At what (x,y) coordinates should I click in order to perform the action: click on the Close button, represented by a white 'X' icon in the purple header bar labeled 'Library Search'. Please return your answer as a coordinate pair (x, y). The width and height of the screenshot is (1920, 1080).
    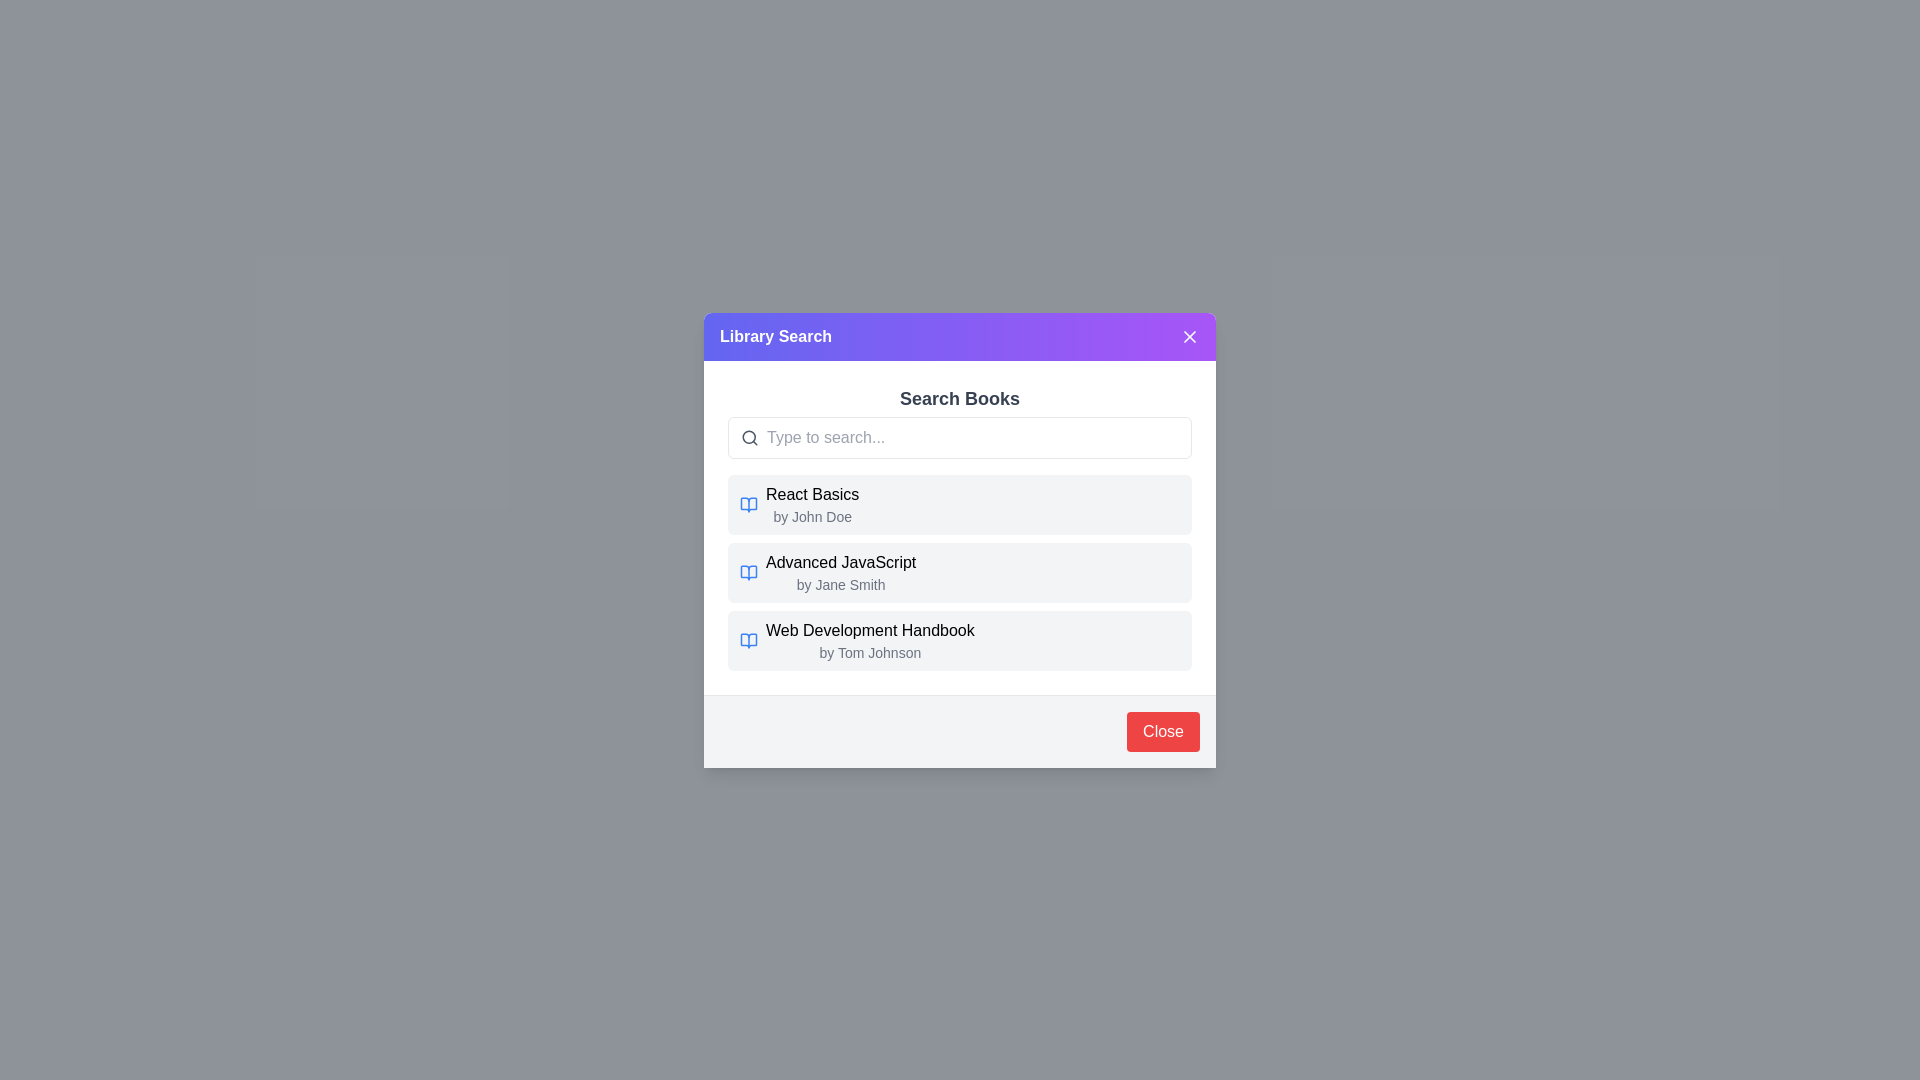
    Looking at the image, I should click on (1190, 335).